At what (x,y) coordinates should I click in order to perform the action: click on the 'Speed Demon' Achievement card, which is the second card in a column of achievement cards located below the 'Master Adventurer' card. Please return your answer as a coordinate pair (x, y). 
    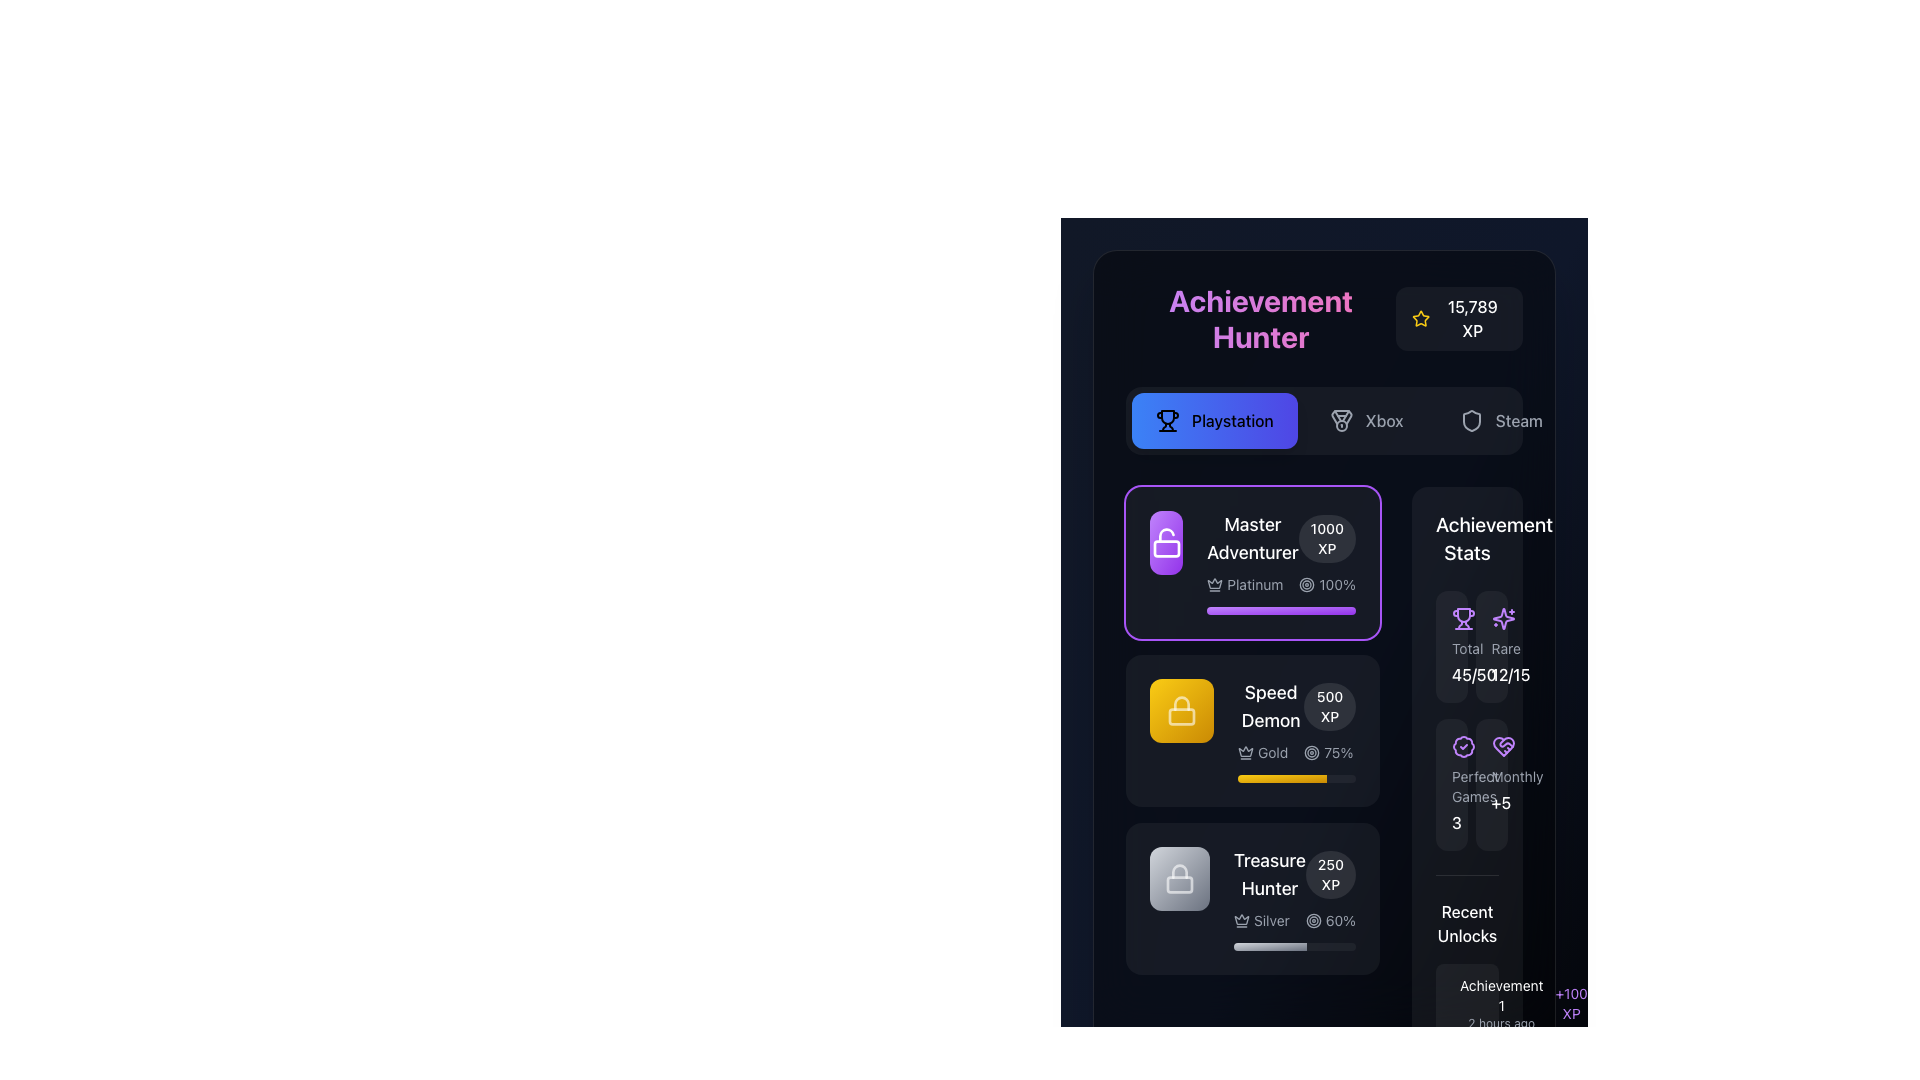
    Looking at the image, I should click on (1296, 731).